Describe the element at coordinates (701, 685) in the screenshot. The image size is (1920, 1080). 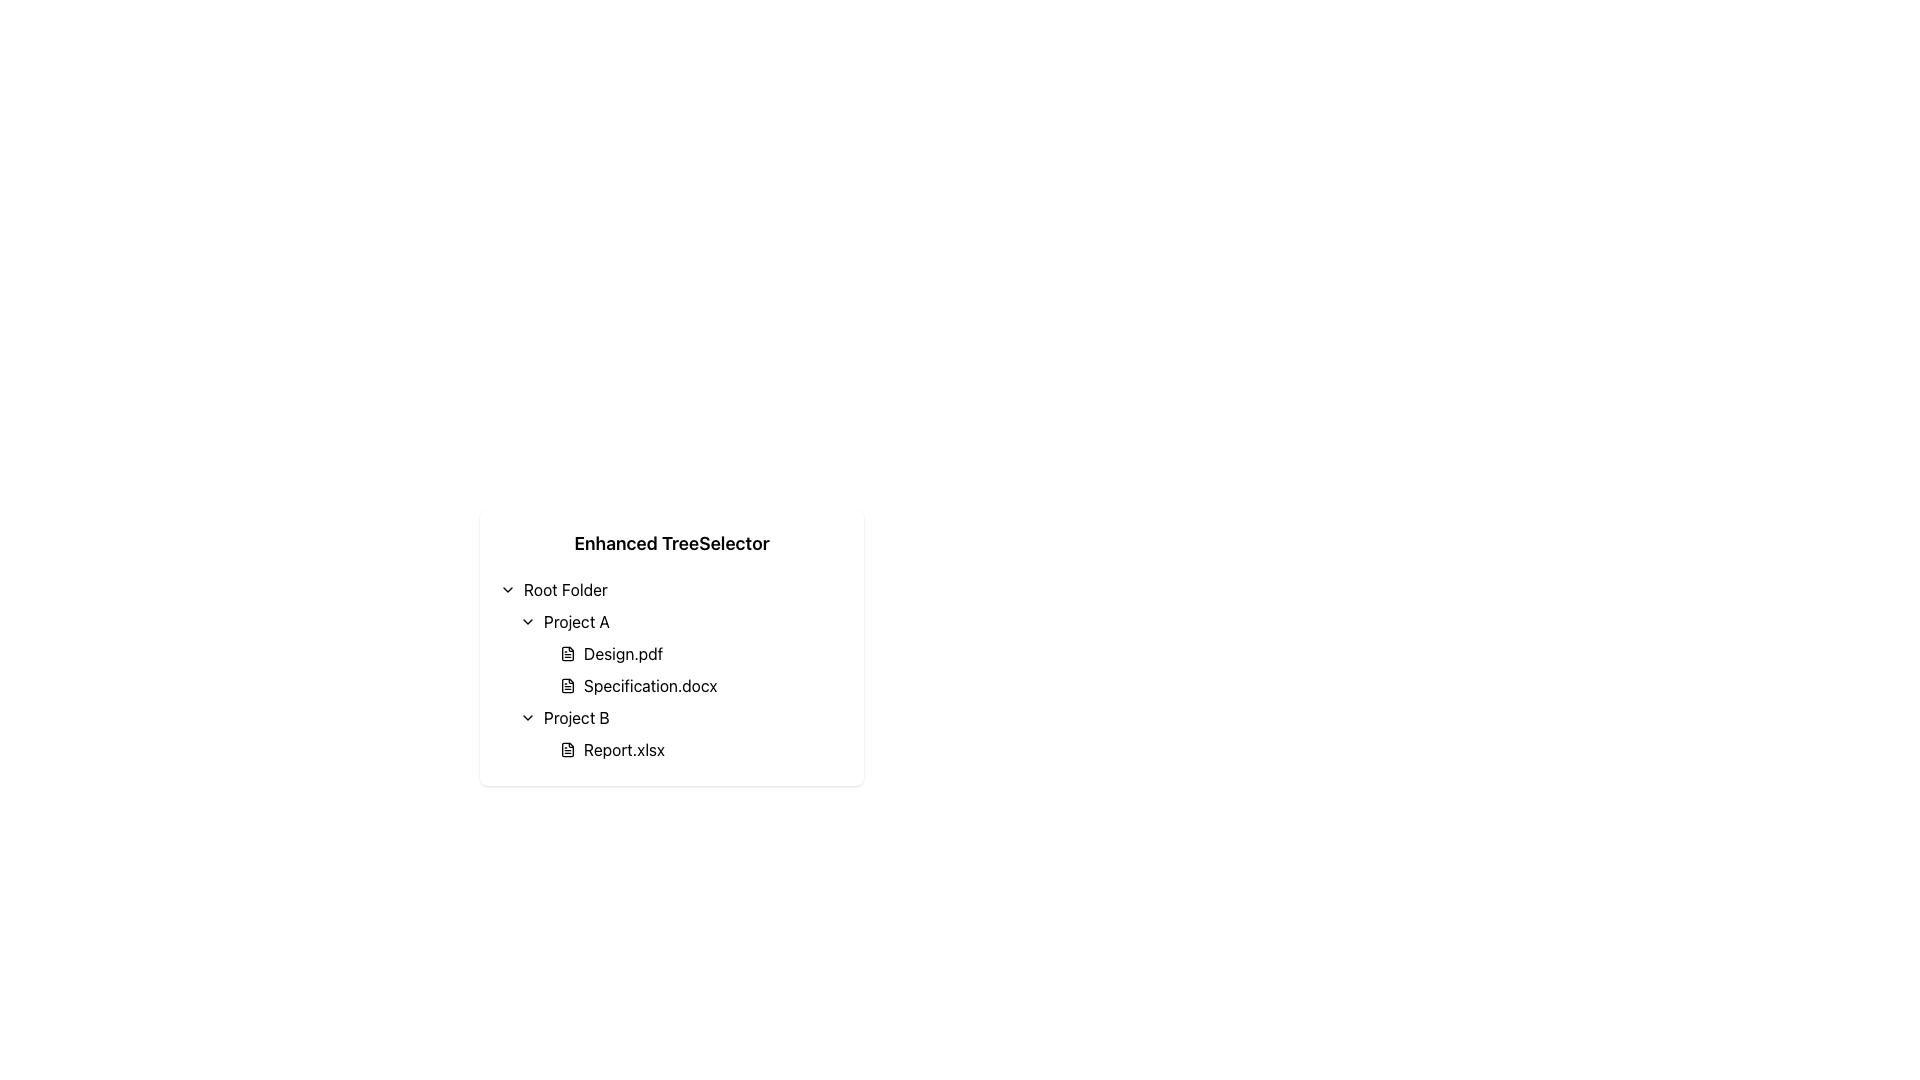
I see `the file item 'Specification.docx' in the tree view` at that location.